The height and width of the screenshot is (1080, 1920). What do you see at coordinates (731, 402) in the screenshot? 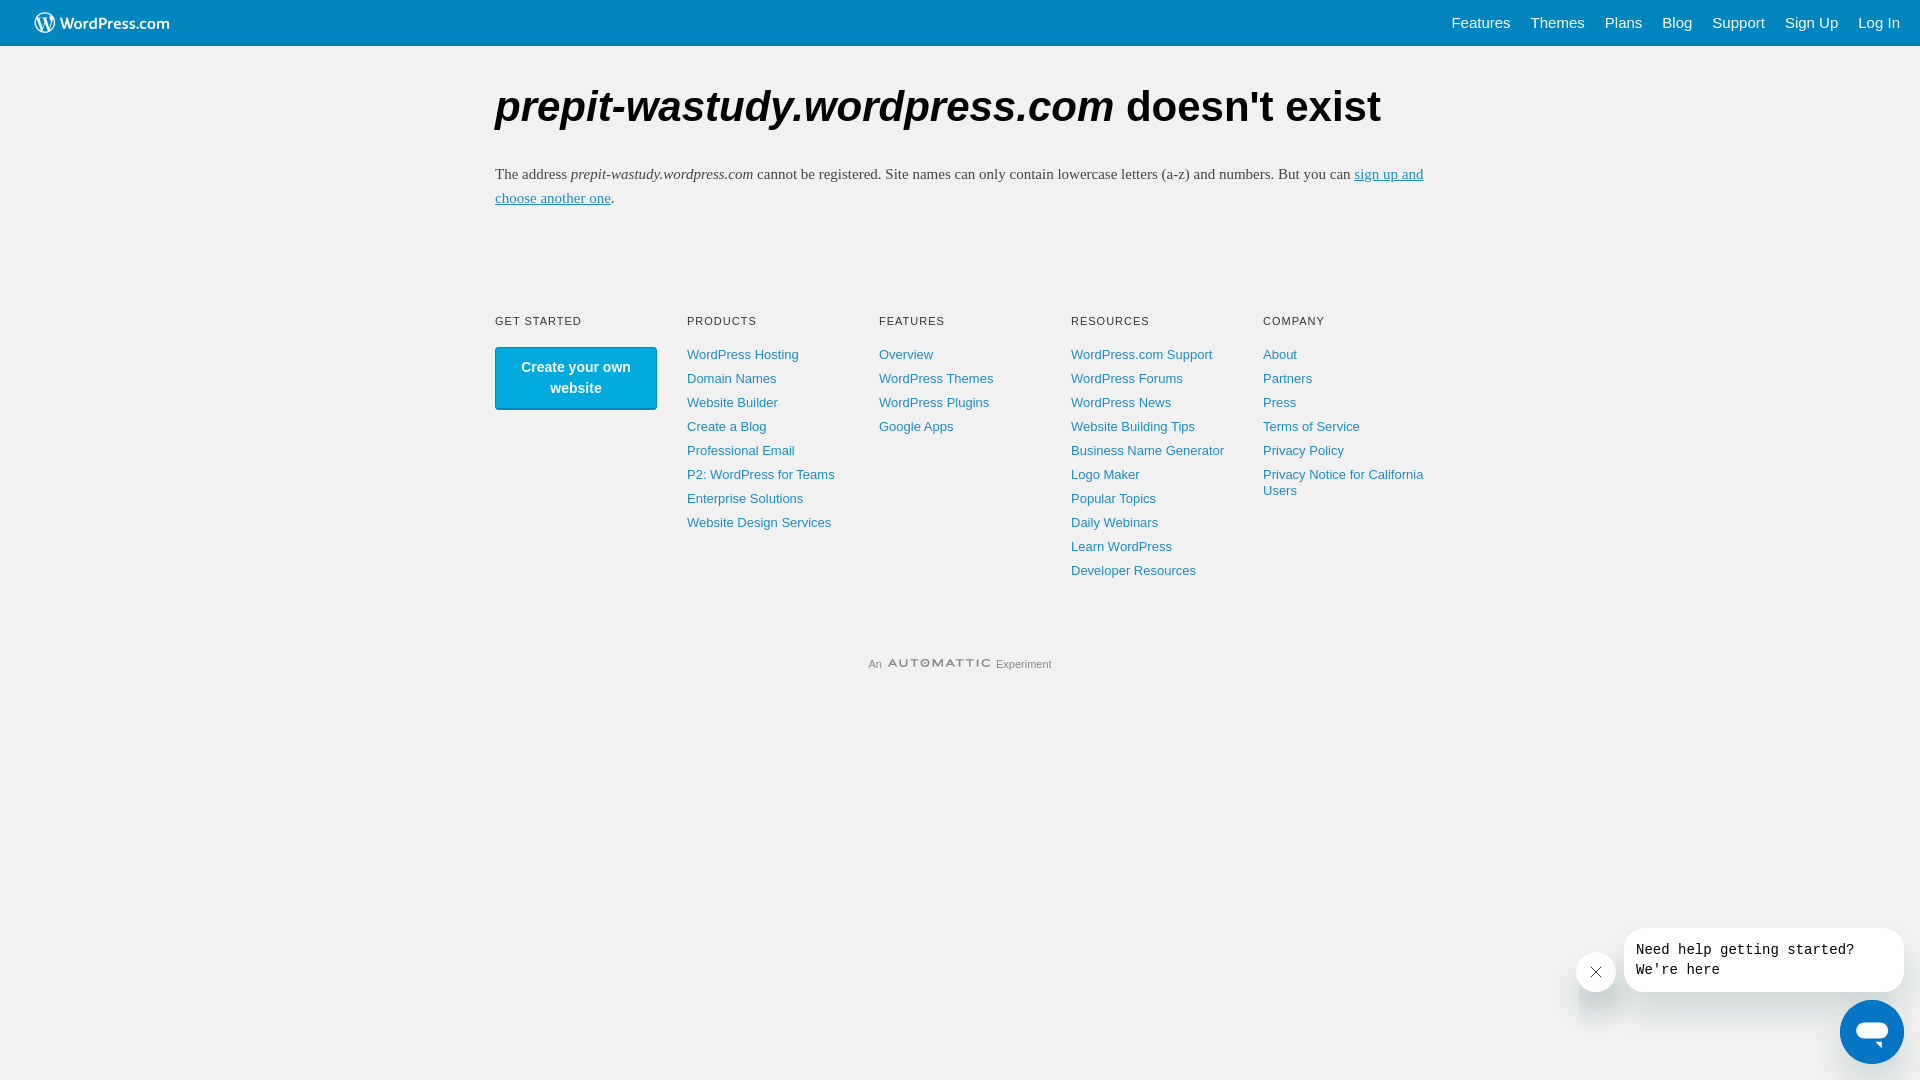
I see `'Website Builder'` at bounding box center [731, 402].